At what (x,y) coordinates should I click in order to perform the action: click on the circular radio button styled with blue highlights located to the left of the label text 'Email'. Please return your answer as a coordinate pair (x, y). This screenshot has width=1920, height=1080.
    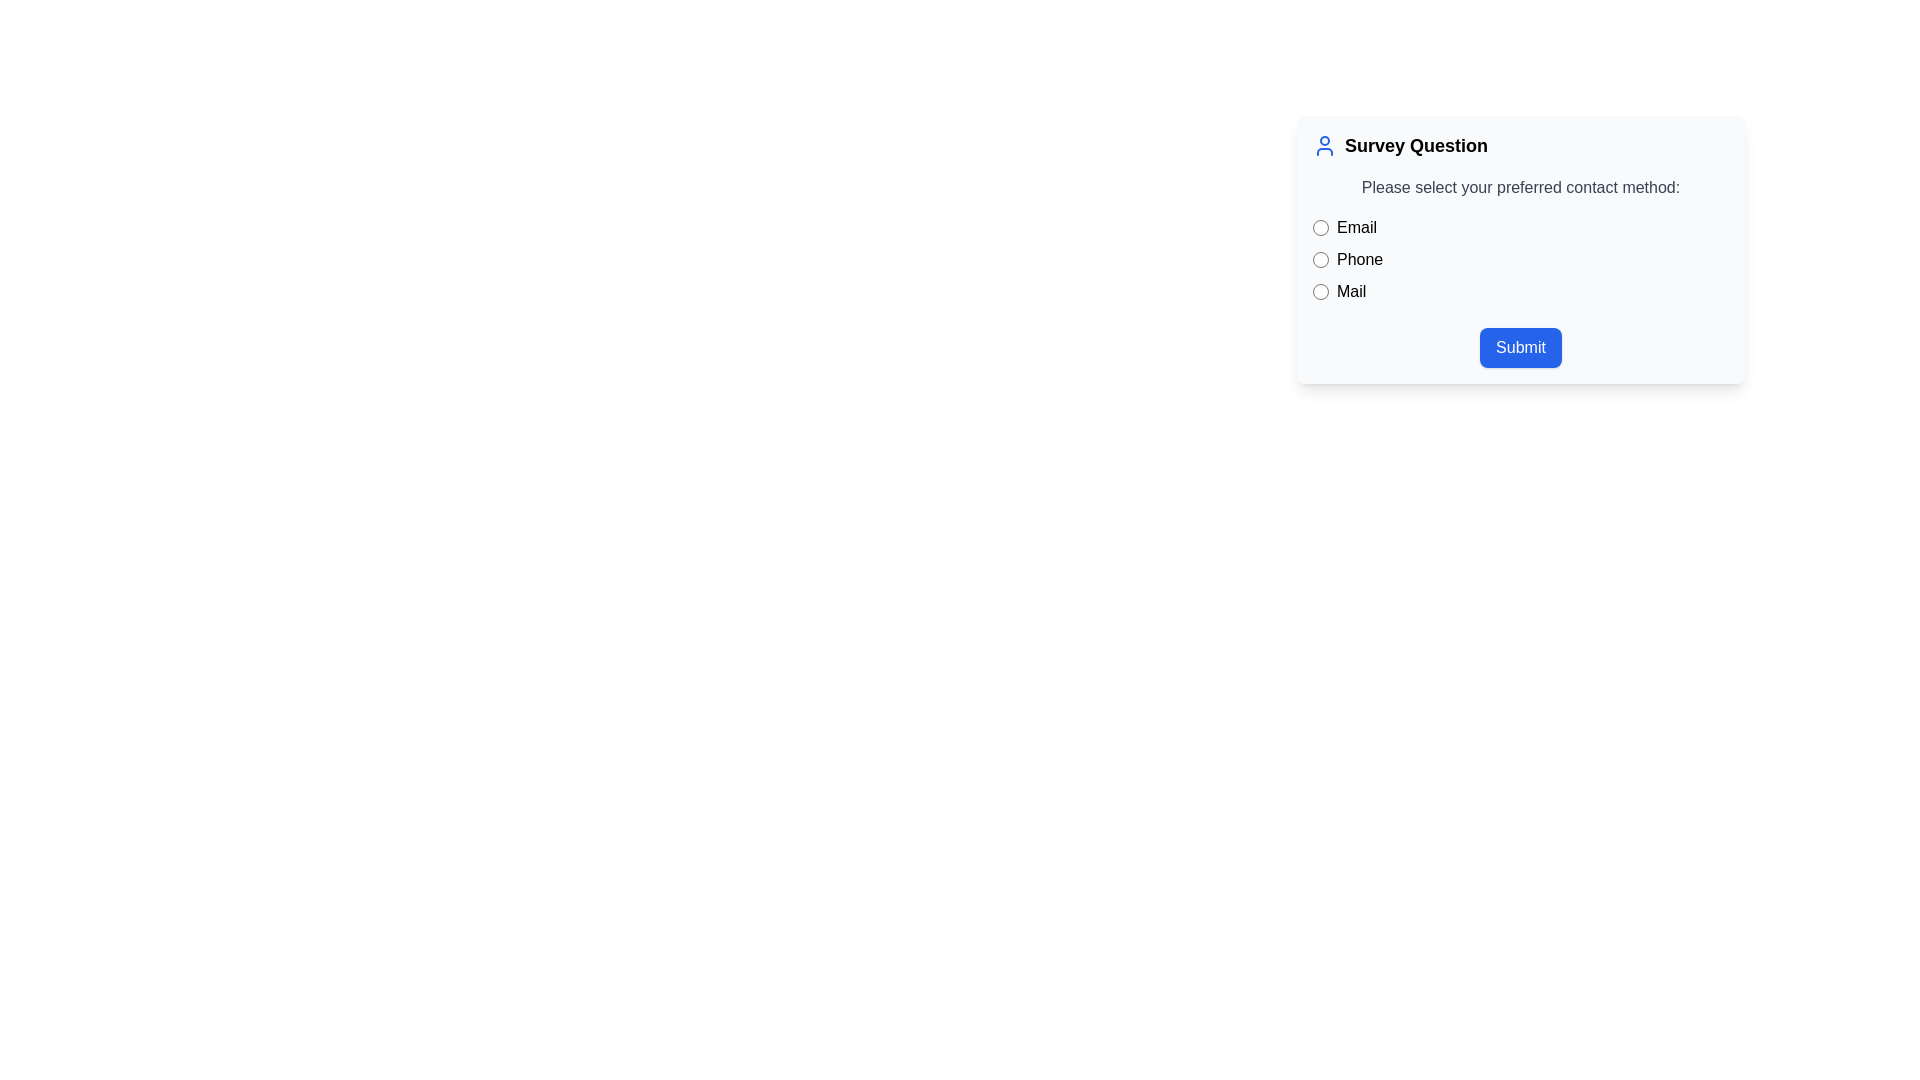
    Looking at the image, I should click on (1320, 226).